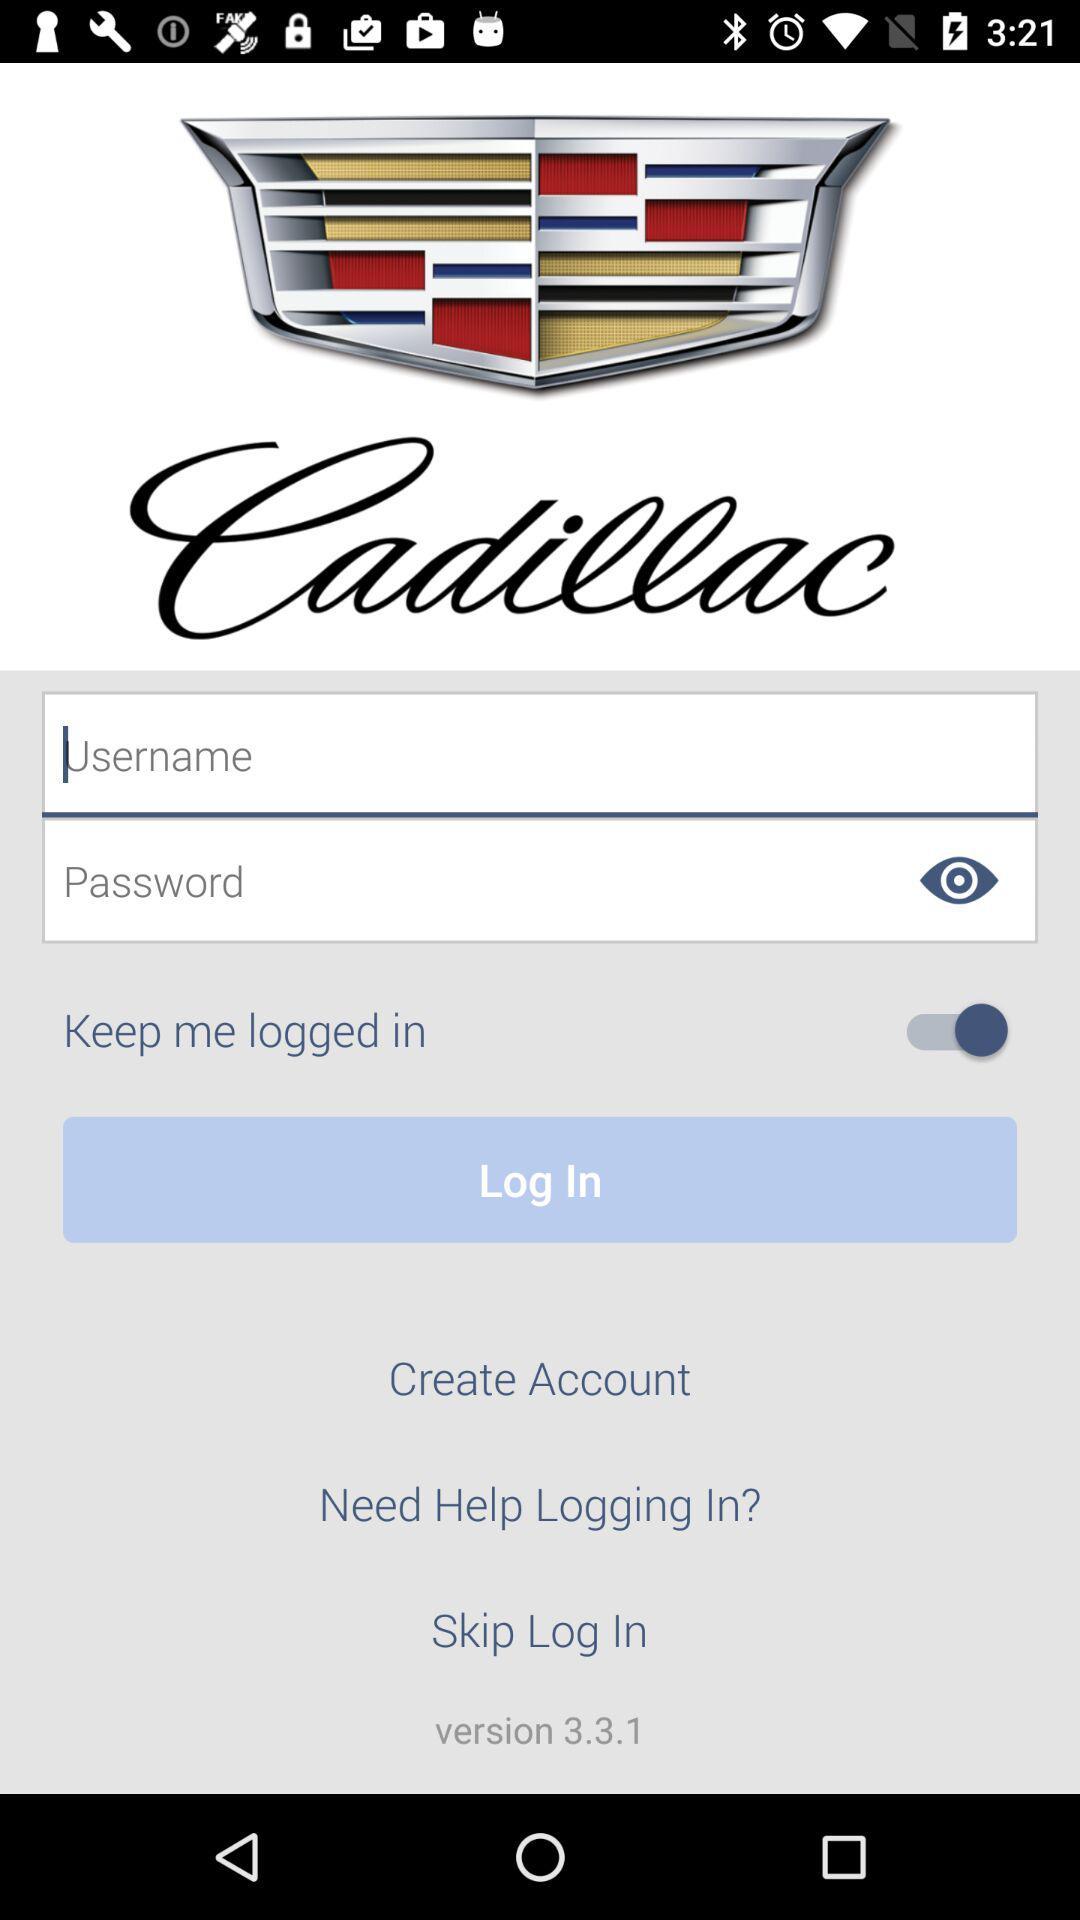 The width and height of the screenshot is (1080, 1920). What do you see at coordinates (540, 1388) in the screenshot?
I see `icon below the log in item` at bounding box center [540, 1388].